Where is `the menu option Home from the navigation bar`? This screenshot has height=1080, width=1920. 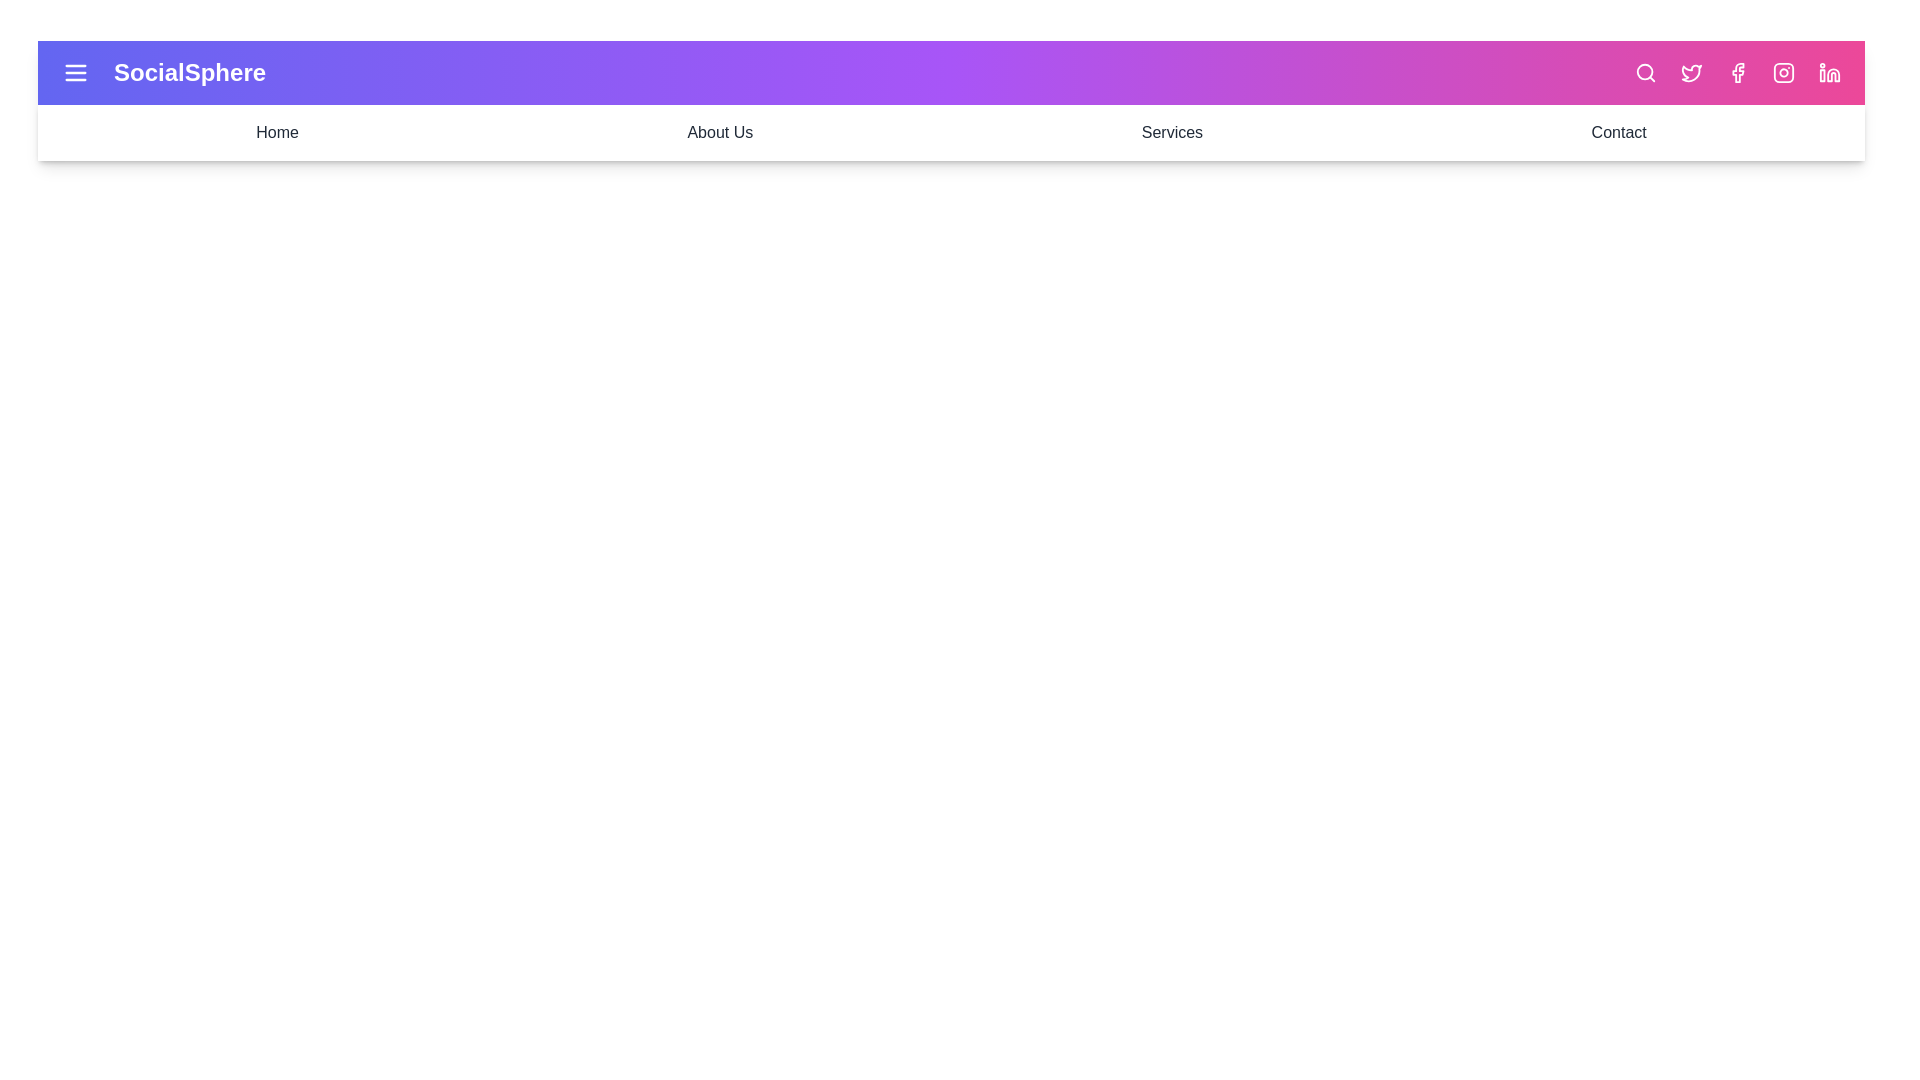 the menu option Home from the navigation bar is located at coordinates (276, 132).